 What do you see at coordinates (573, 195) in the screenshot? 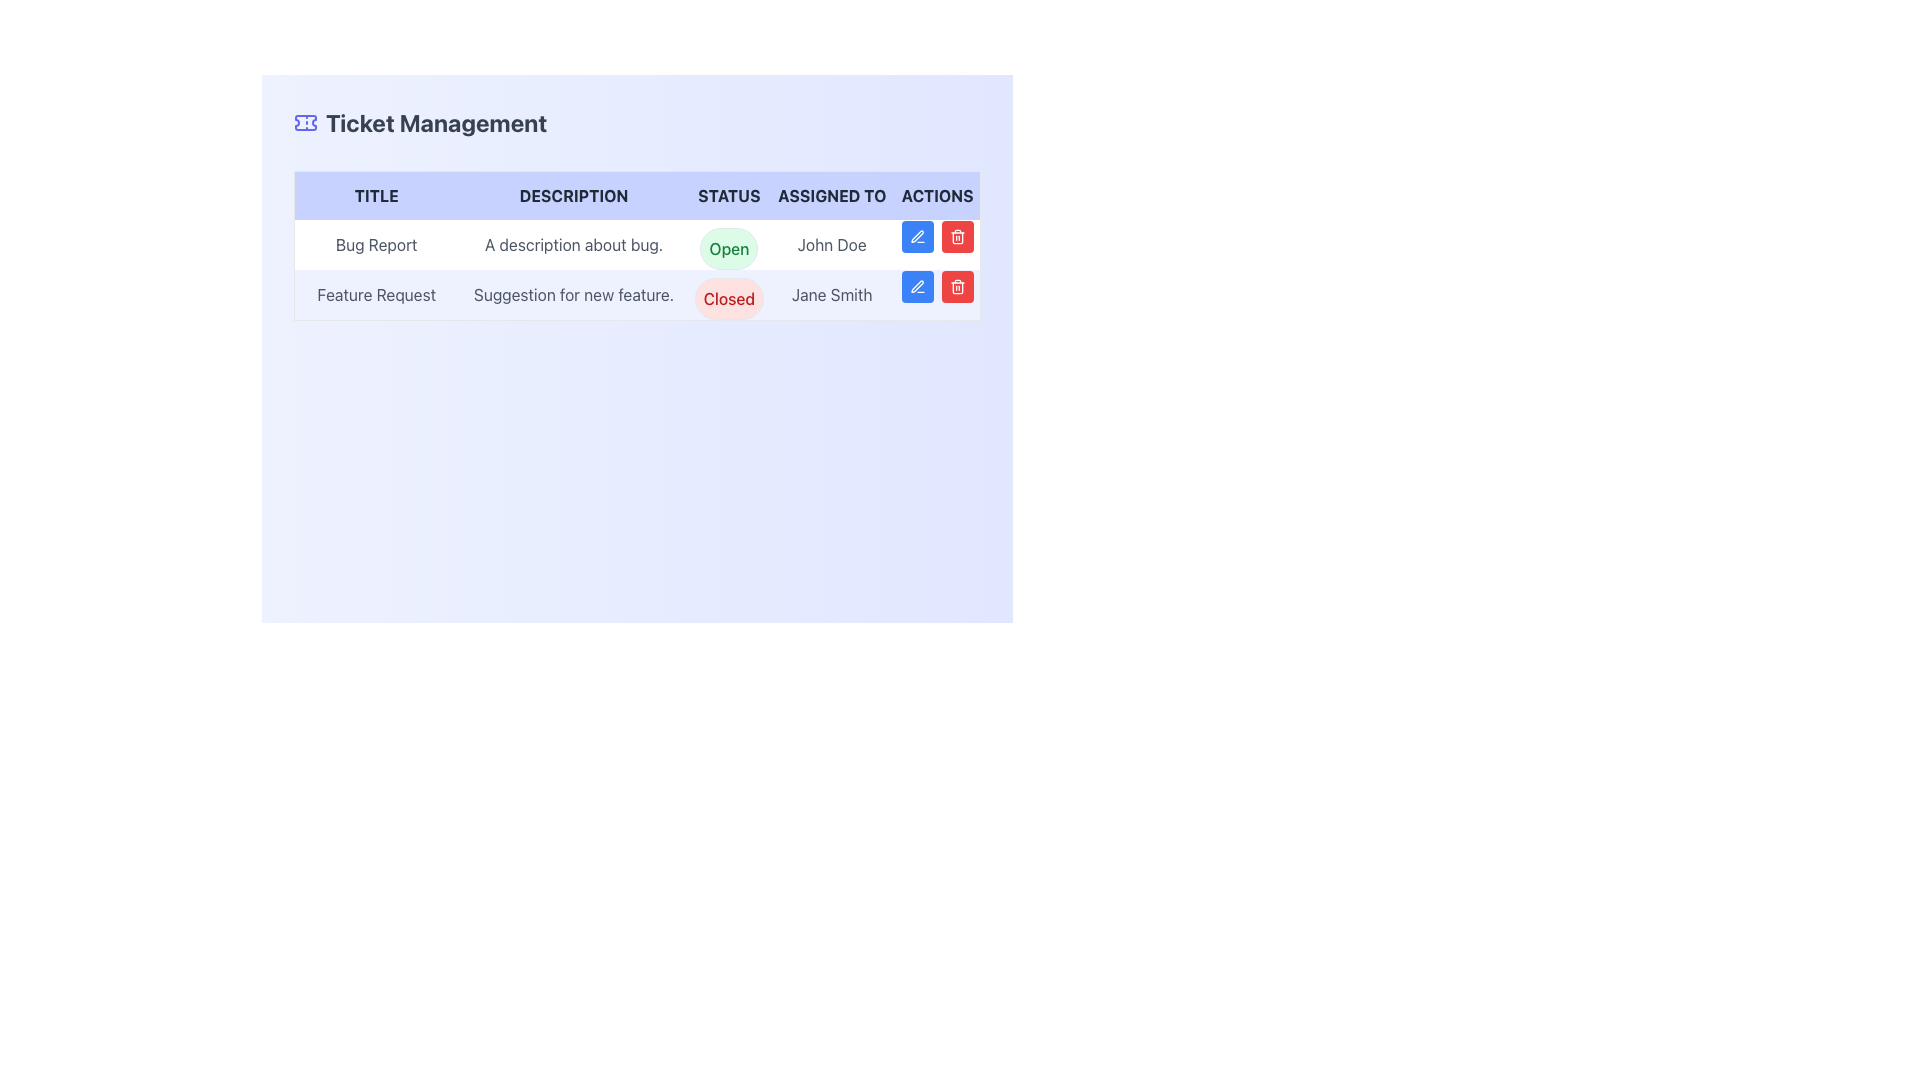
I see `the text label displaying 'Description', which is the second header in the Ticket Management table, styled in bold dark text on a light blue background` at bounding box center [573, 195].